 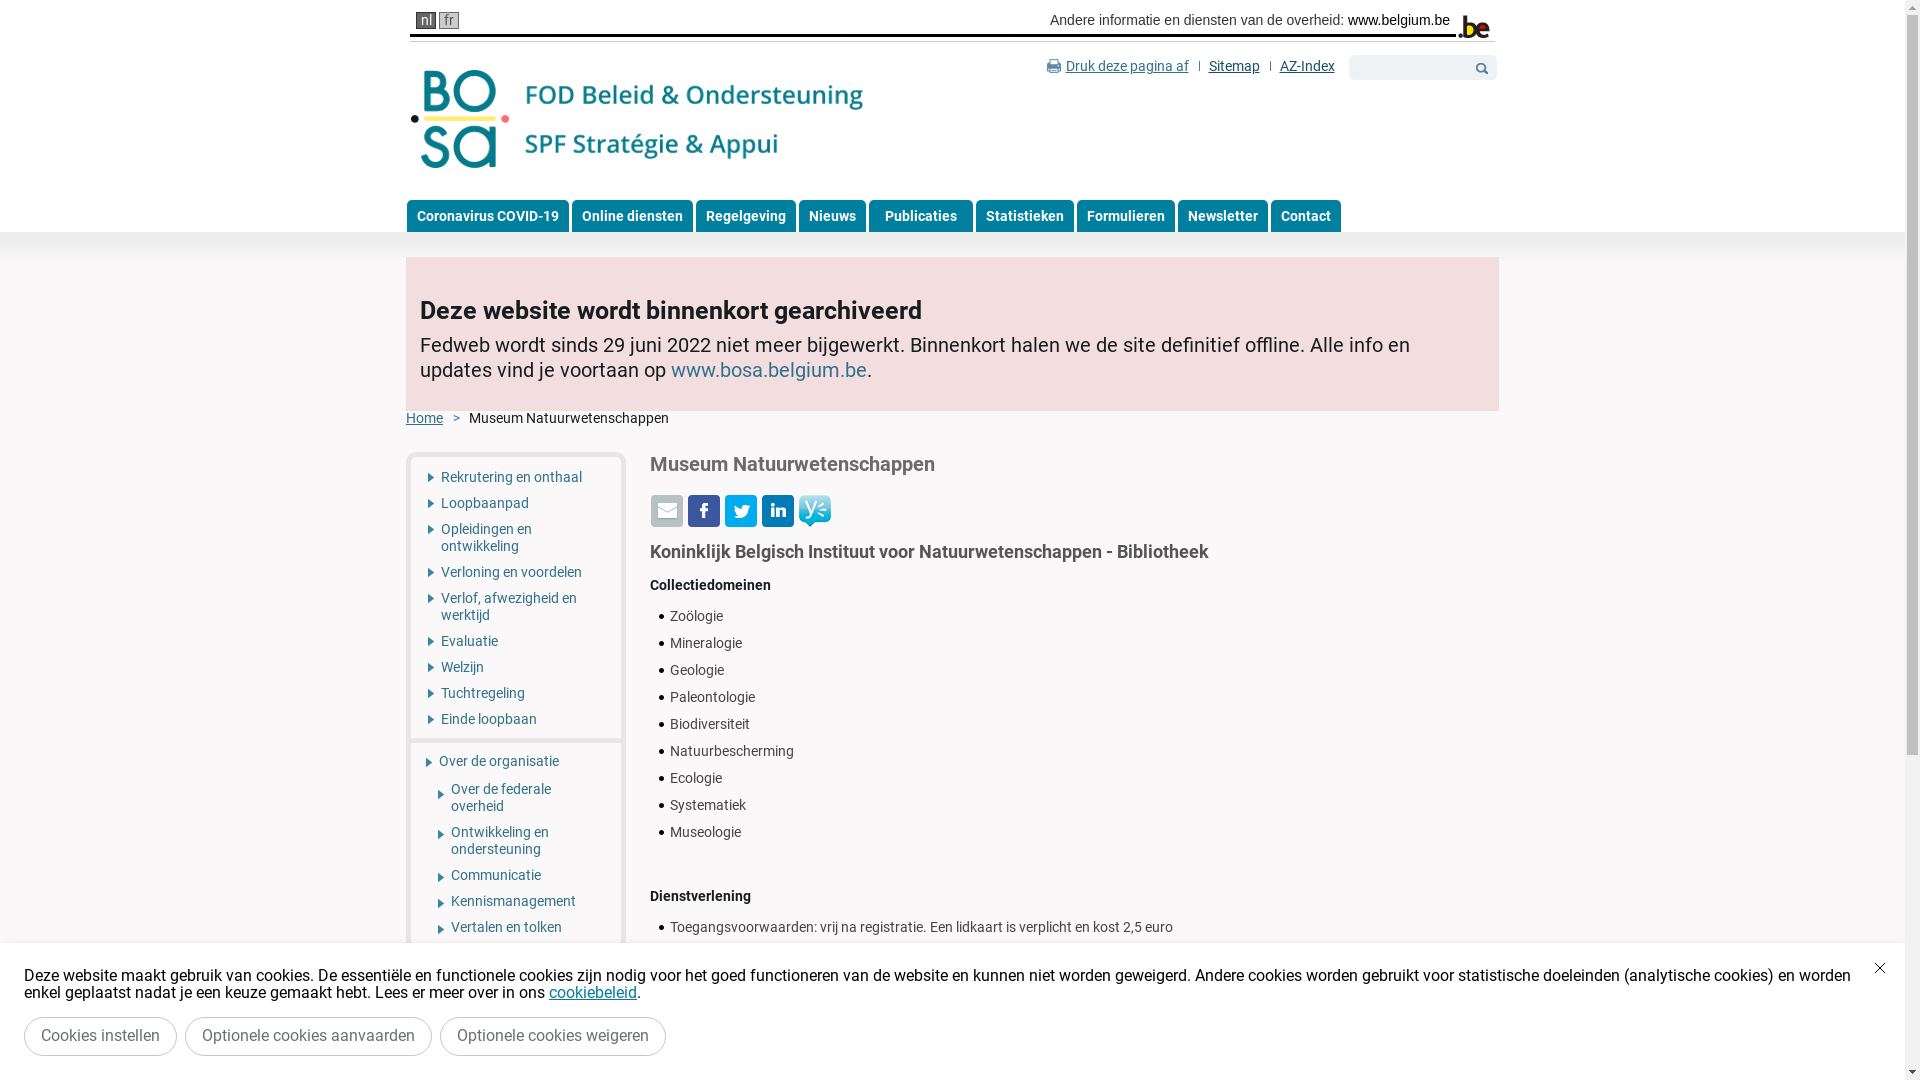 What do you see at coordinates (410, 874) in the screenshot?
I see `'Communicatie'` at bounding box center [410, 874].